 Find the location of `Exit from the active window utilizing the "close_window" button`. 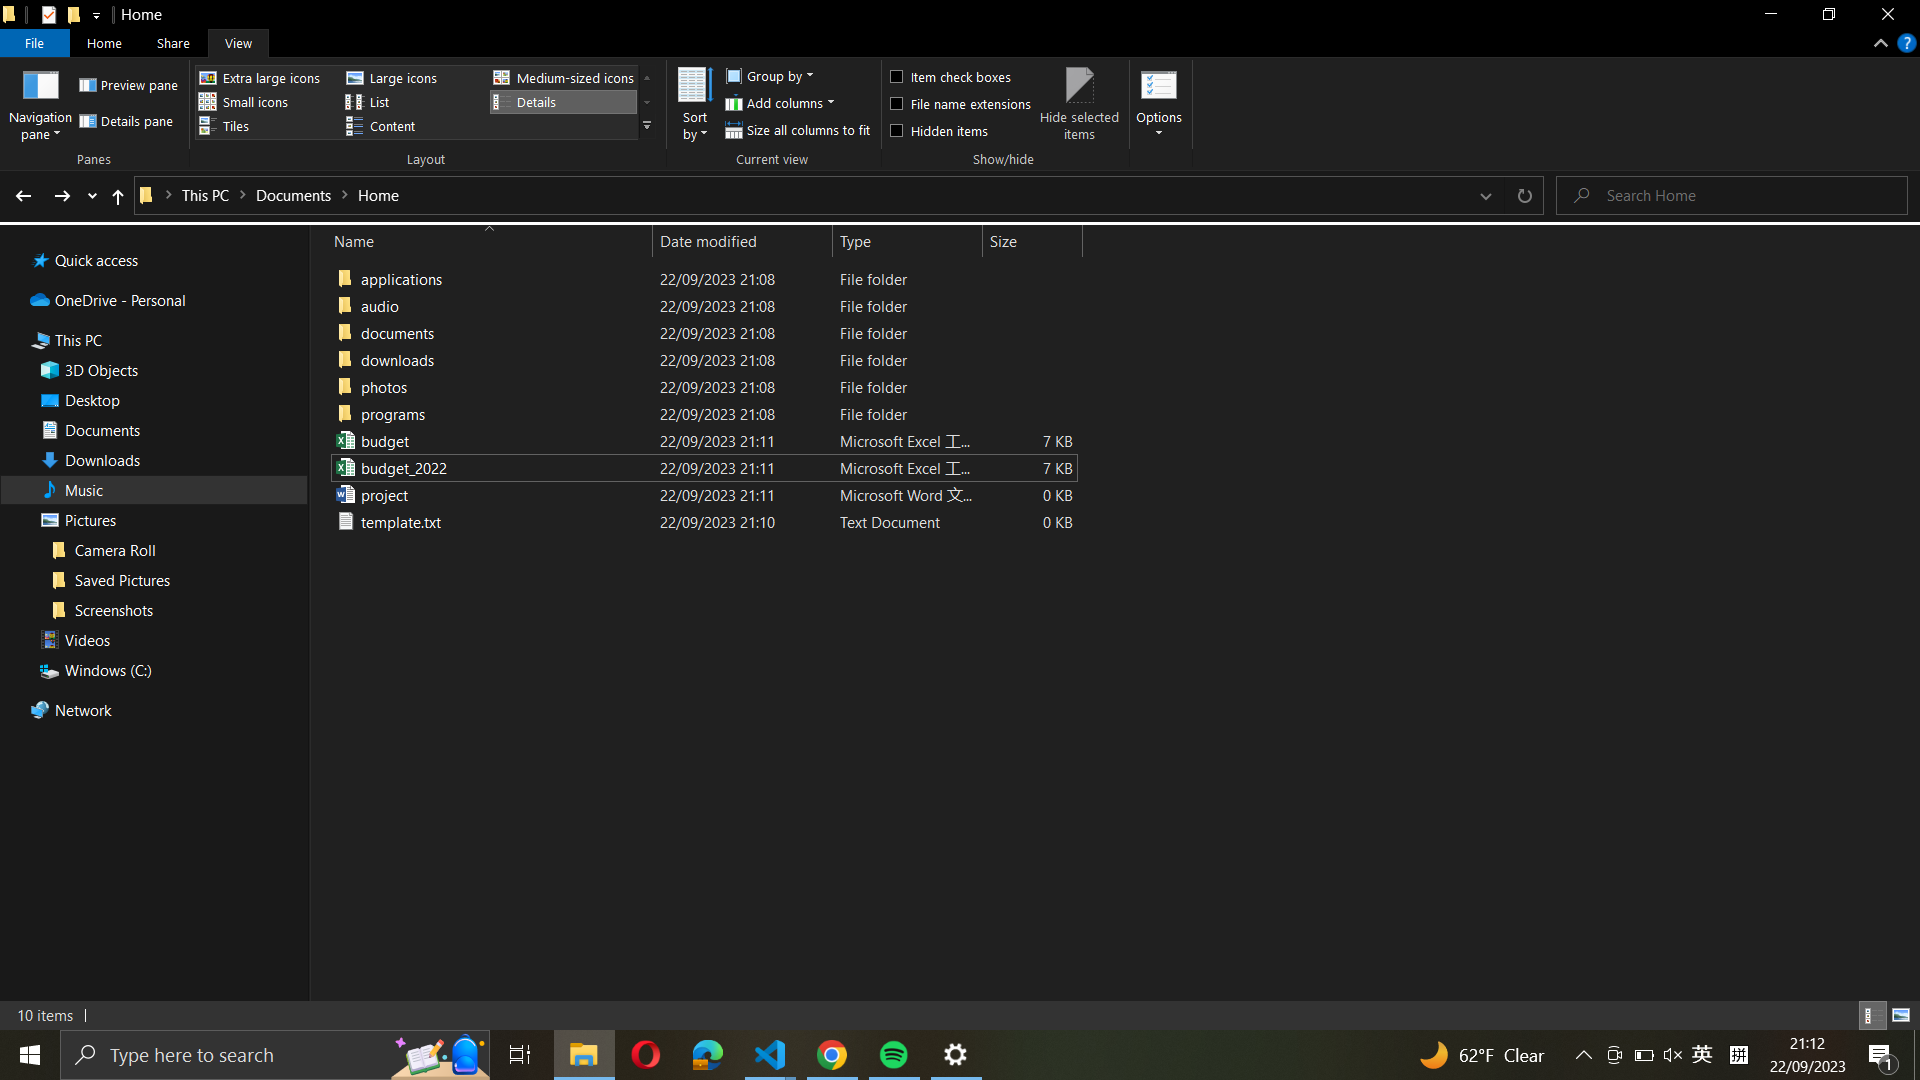

Exit from the active window utilizing the "close_window" button is located at coordinates (1886, 17).